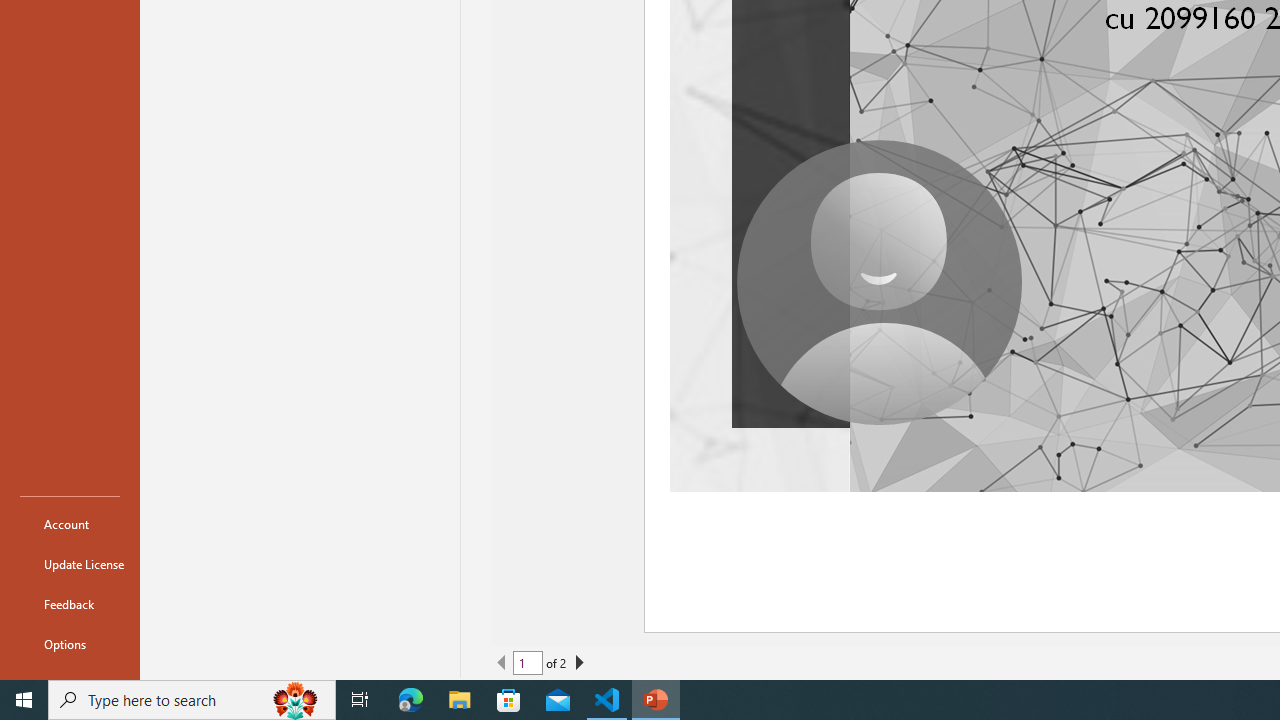  I want to click on 'Previous Page', so click(502, 663).